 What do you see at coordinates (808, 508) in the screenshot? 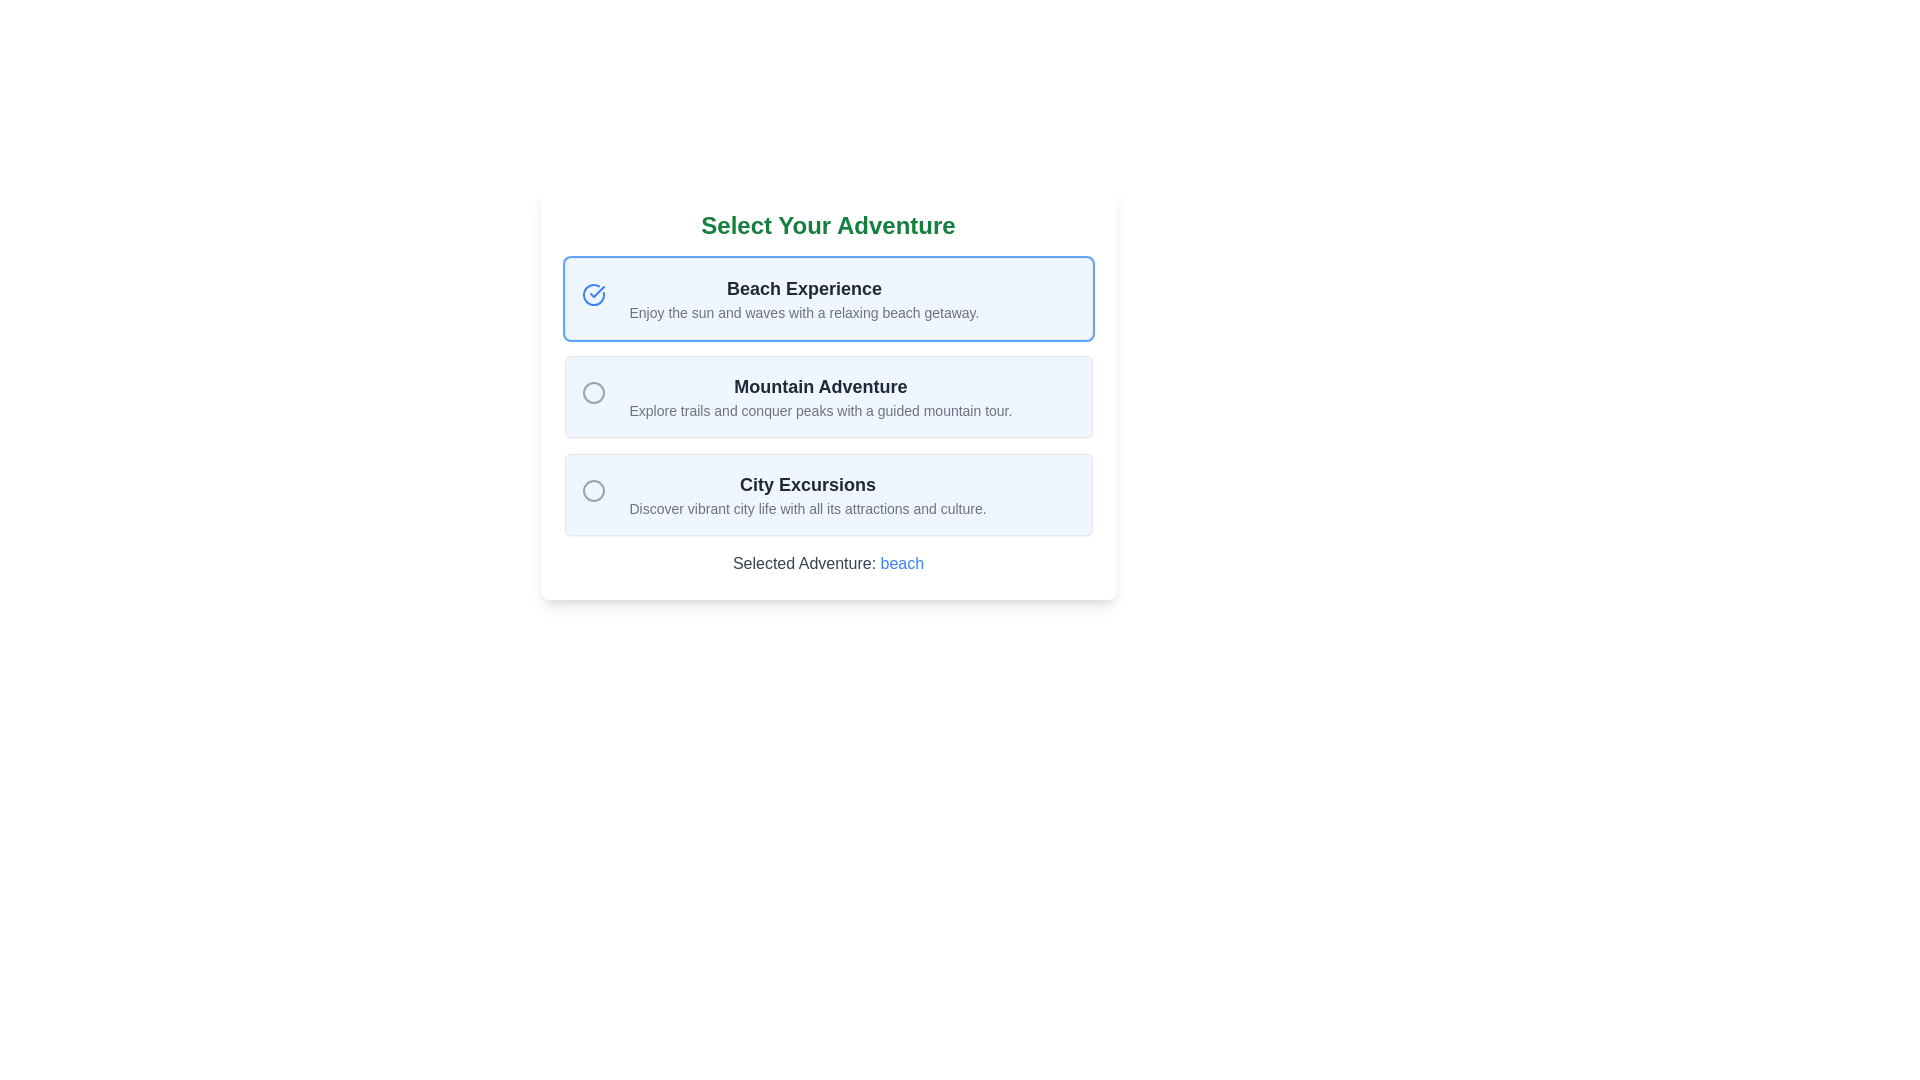
I see `the descriptive text element that provides information about the 'City Excursions' option` at bounding box center [808, 508].